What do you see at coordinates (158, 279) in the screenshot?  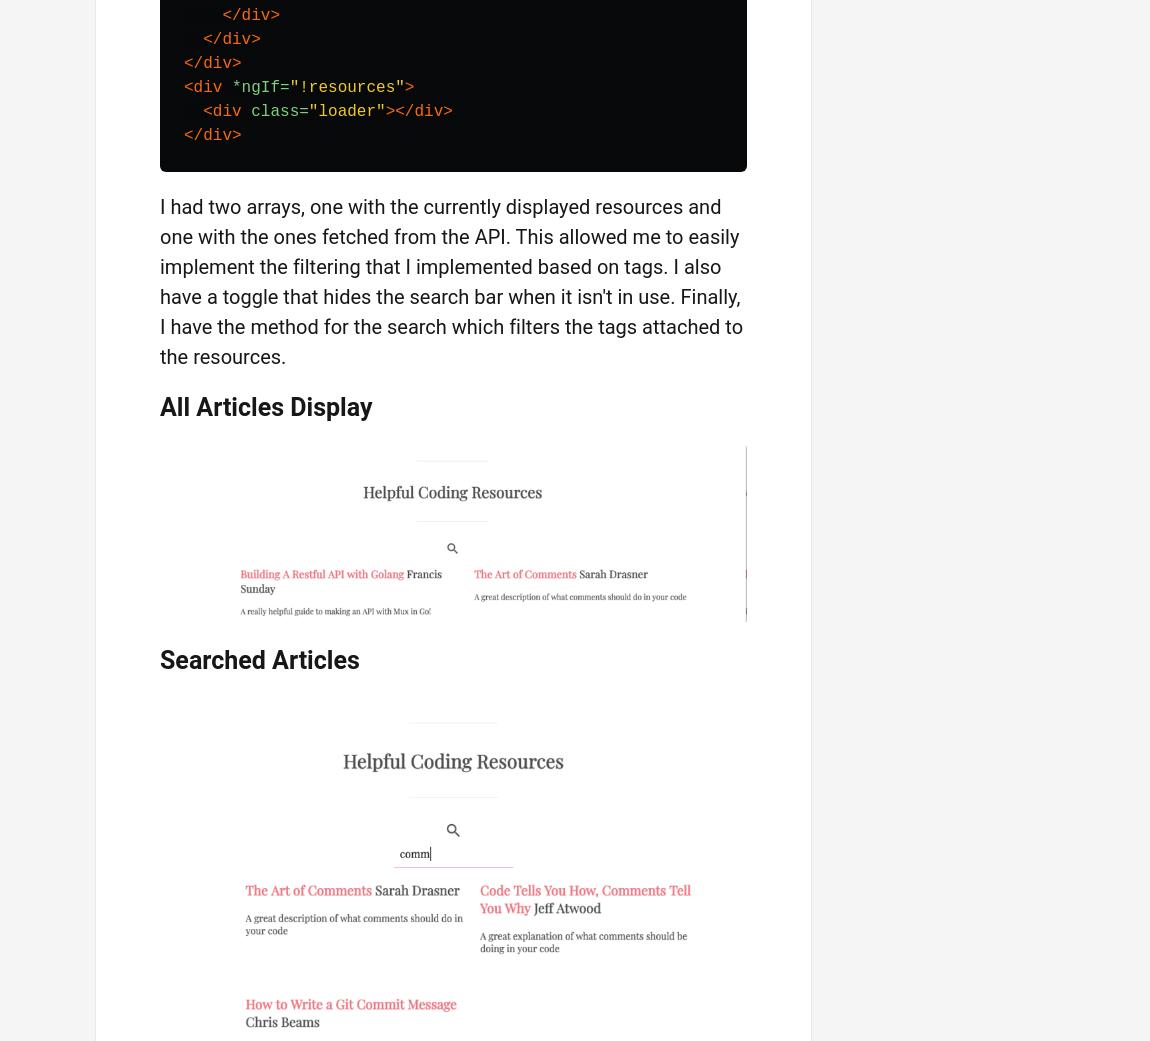 I see `'I had two arrays, one with the currently displayed resources and one with the ones fetched from the API. This allowed me to easily implement the filtering that I implemented based on tags. I also have a toggle that hides the search bar when it isn't in use. Finally, I have the method for the search which filters the tags attached to the resources.'` at bounding box center [158, 279].